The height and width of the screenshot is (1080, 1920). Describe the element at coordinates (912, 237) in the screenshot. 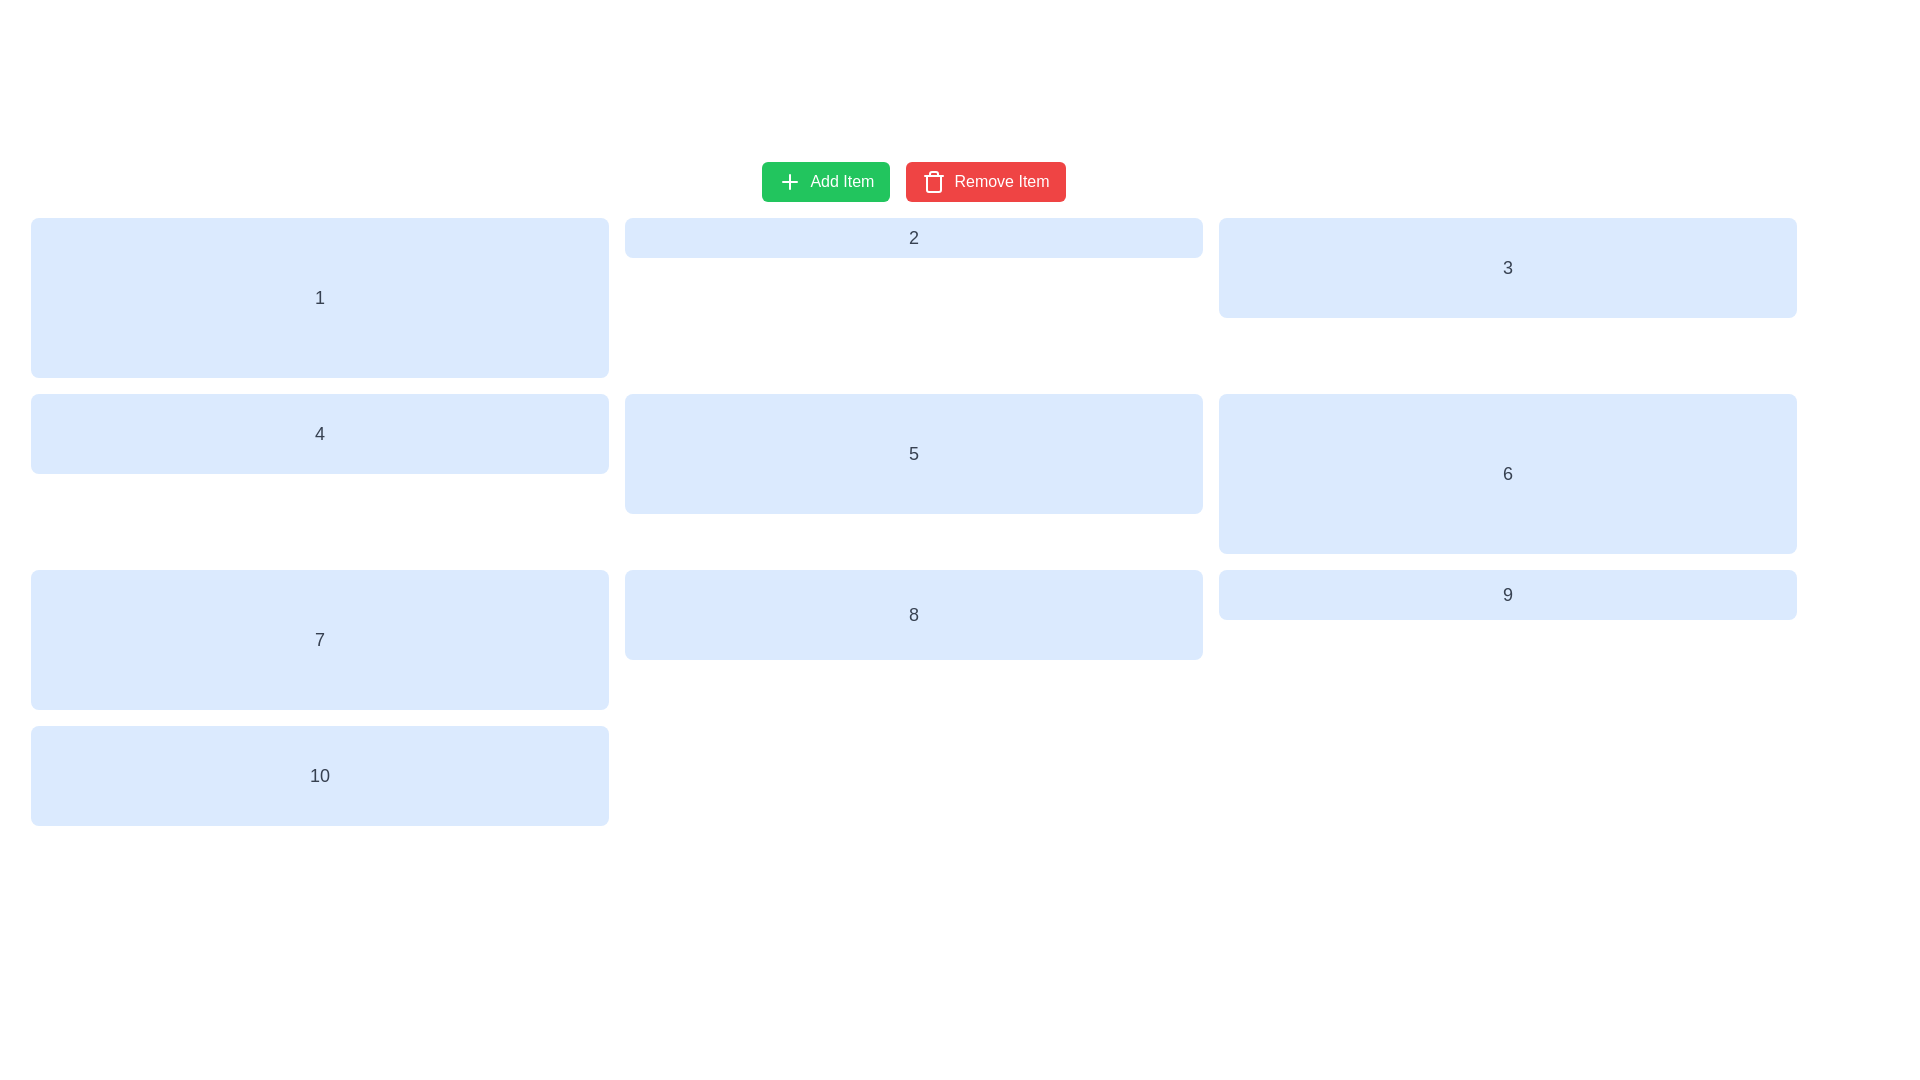

I see `the Label indicating the numerical value '2' in the grid layout, centrally positioned in the first row with '1' to its left and '3' to its right` at that location.